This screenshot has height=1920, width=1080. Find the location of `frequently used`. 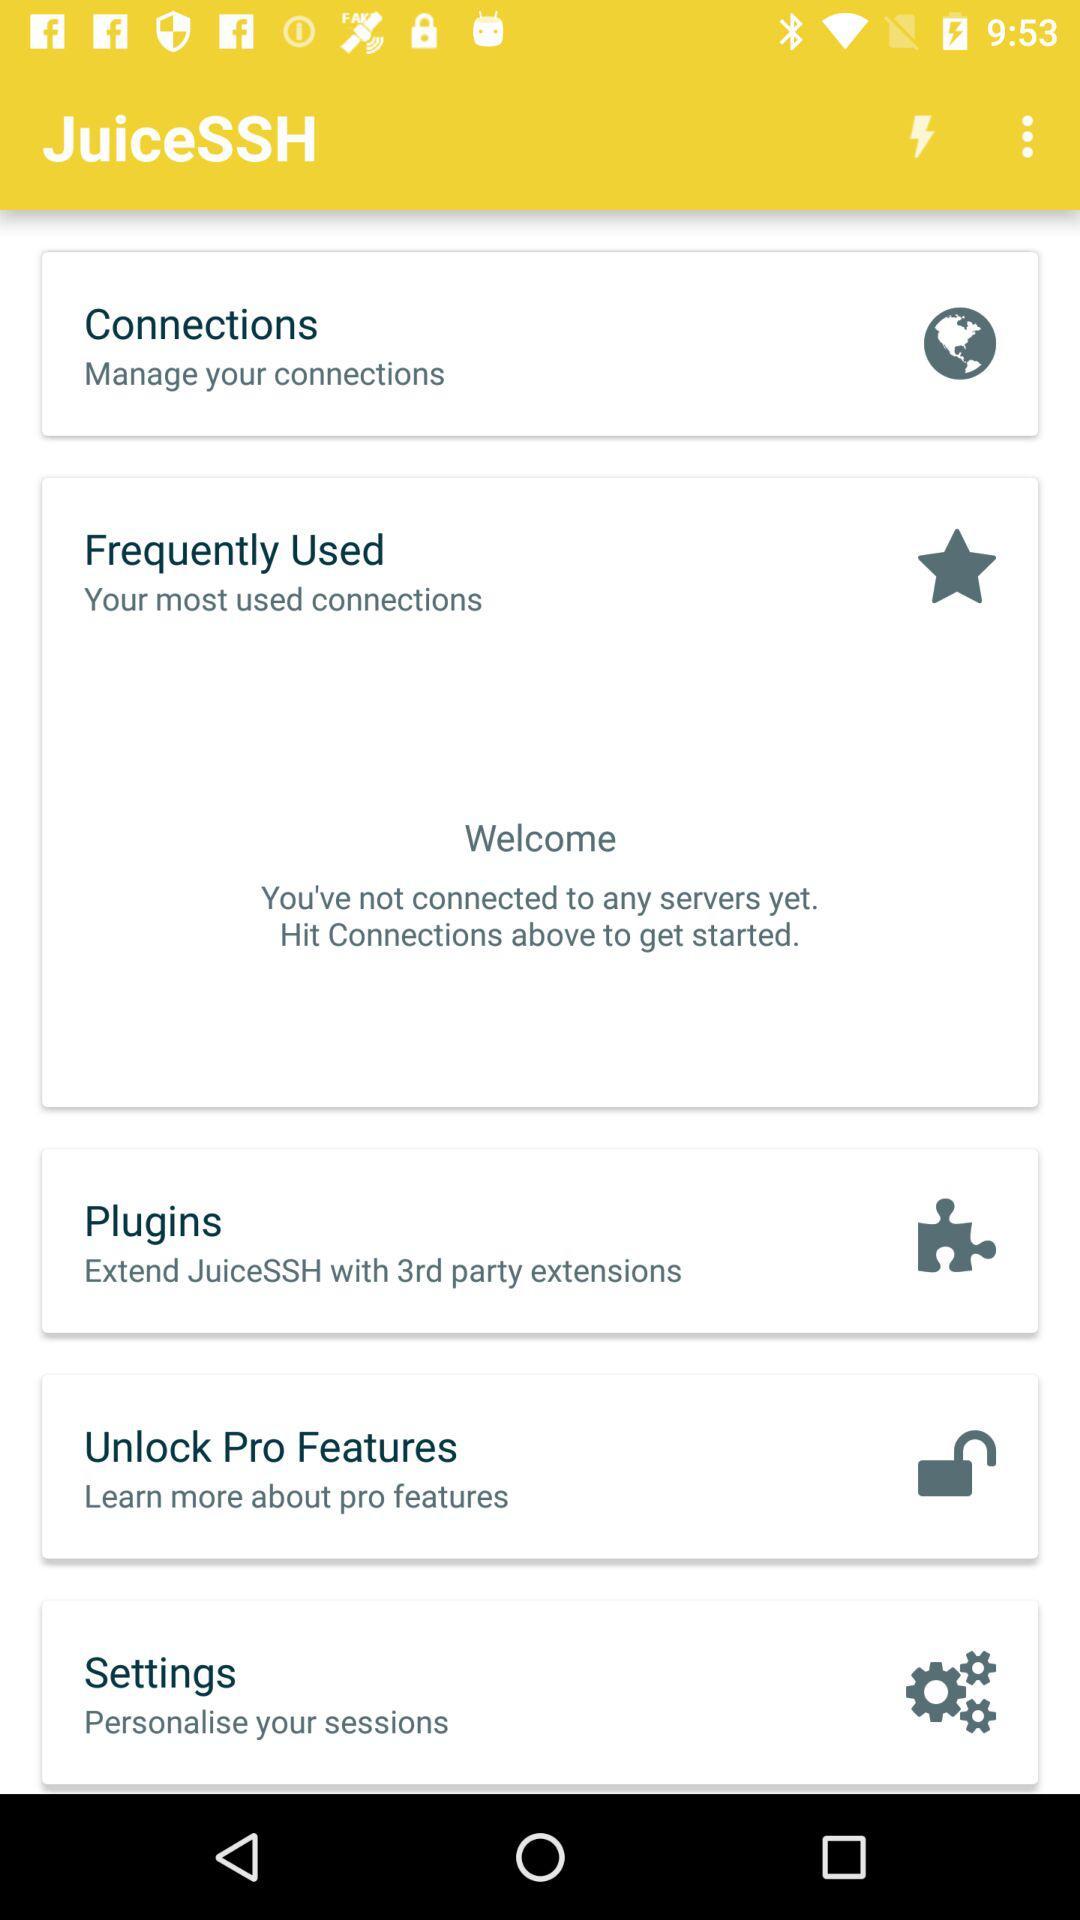

frequently used is located at coordinates (324, 548).